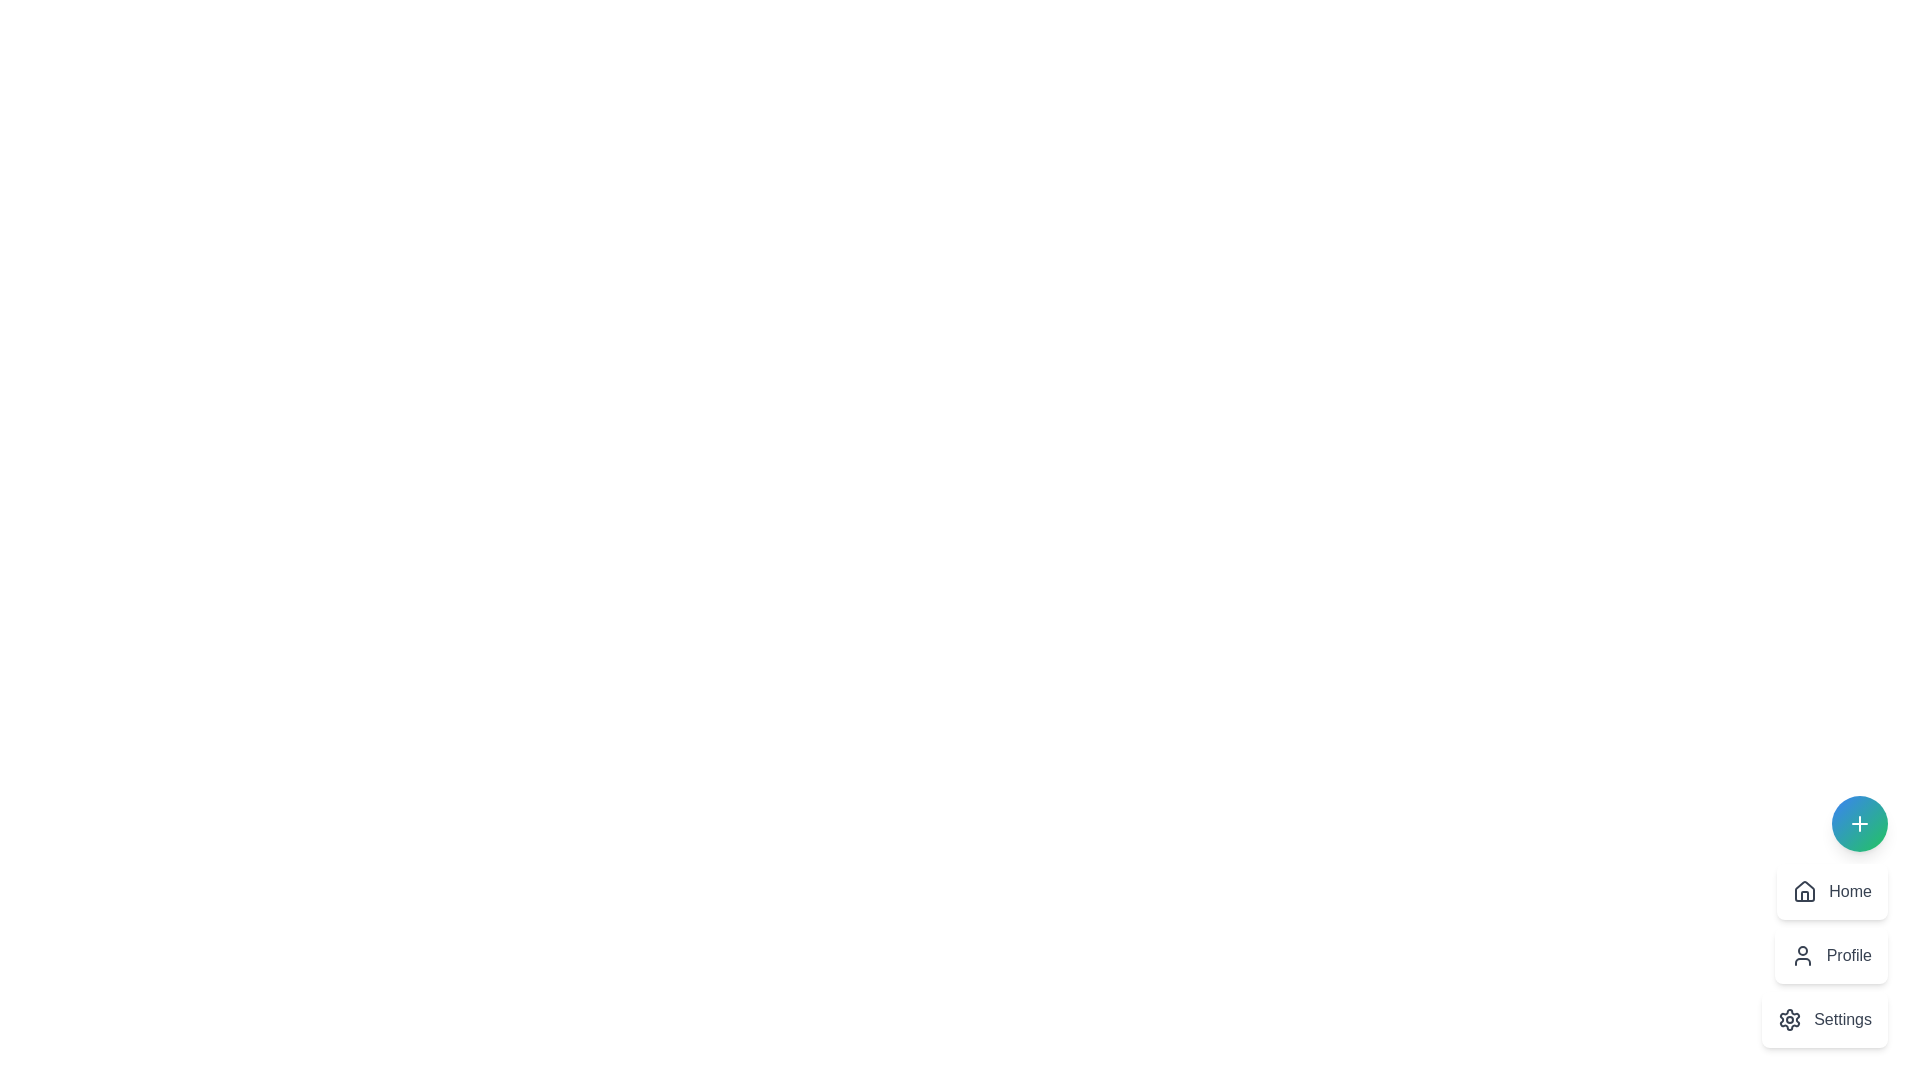 This screenshot has width=1920, height=1080. What do you see at coordinates (1825, 1019) in the screenshot?
I see `the action Settings from the speed dial menu` at bounding box center [1825, 1019].